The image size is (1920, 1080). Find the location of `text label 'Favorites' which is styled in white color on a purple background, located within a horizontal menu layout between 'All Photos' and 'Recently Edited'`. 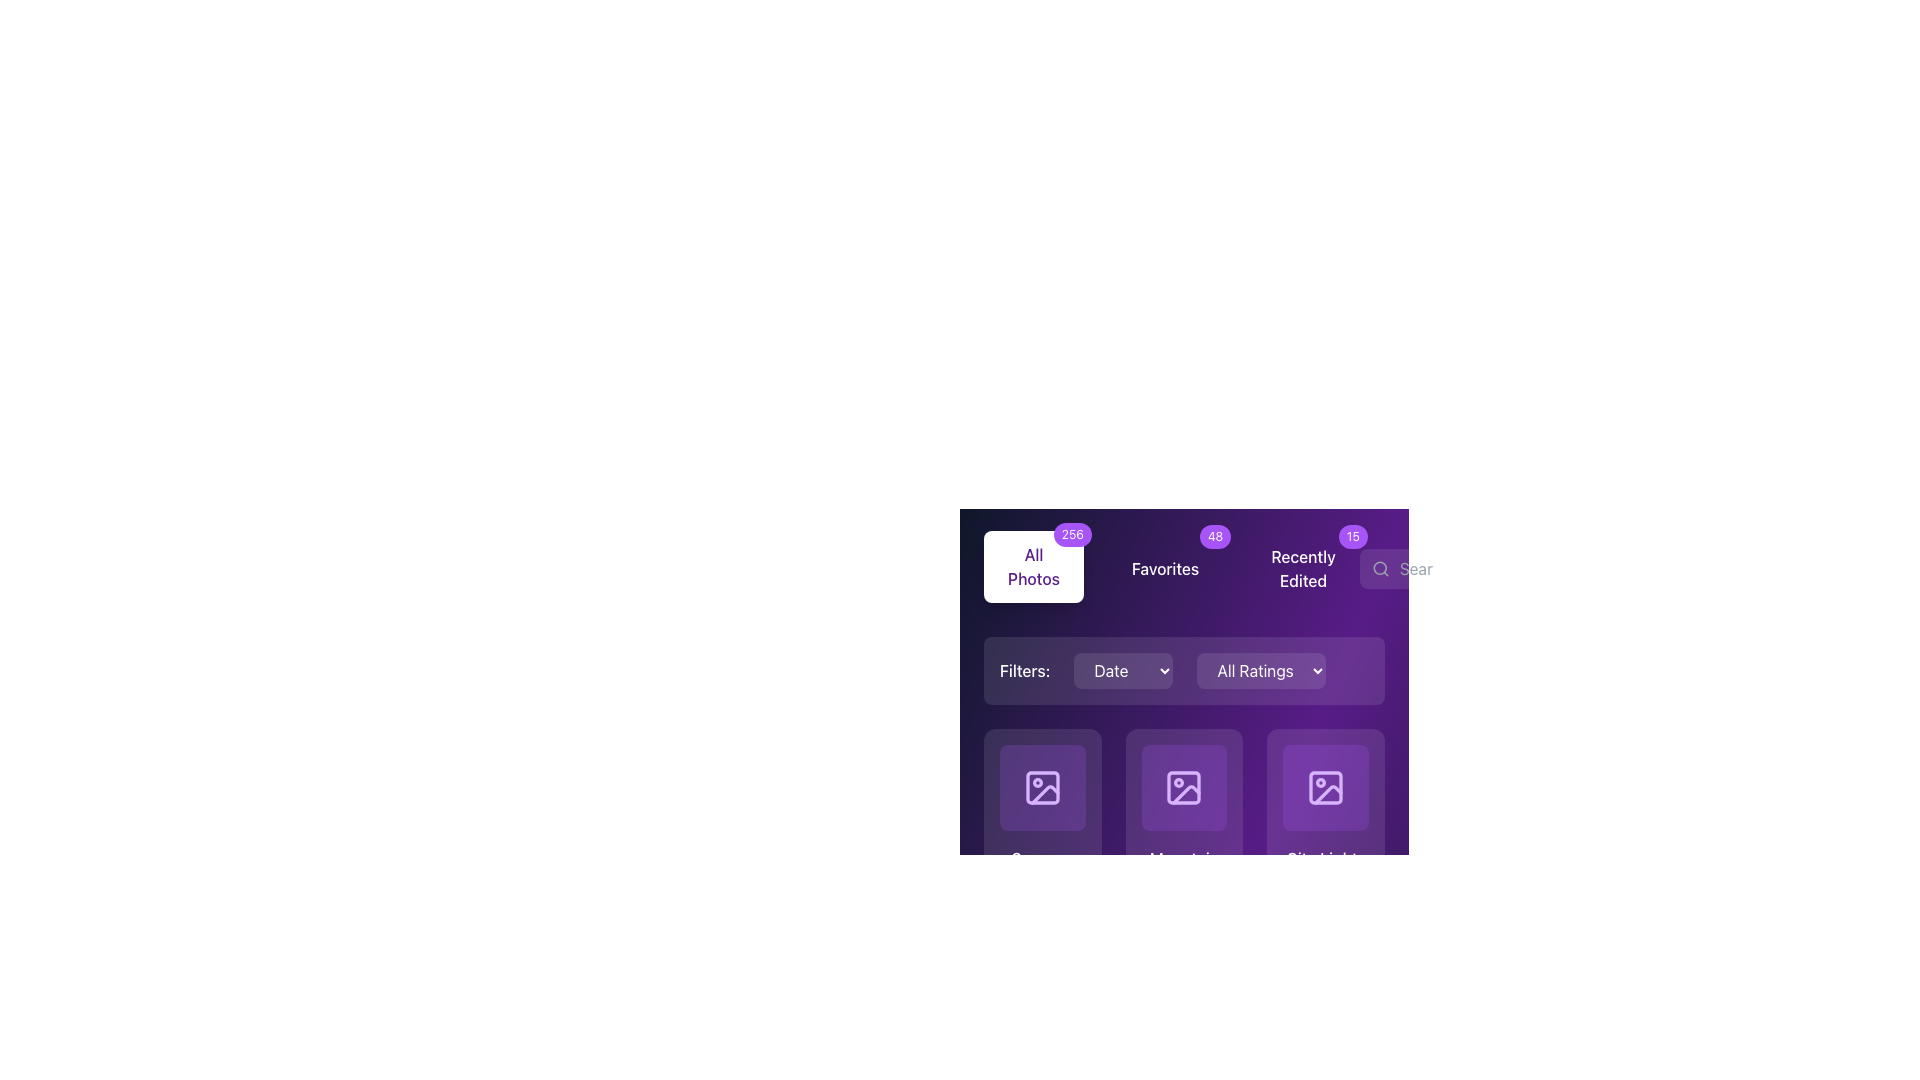

text label 'Favorites' which is styled in white color on a purple background, located within a horizontal menu layout between 'All Photos' and 'Recently Edited' is located at coordinates (1165, 569).